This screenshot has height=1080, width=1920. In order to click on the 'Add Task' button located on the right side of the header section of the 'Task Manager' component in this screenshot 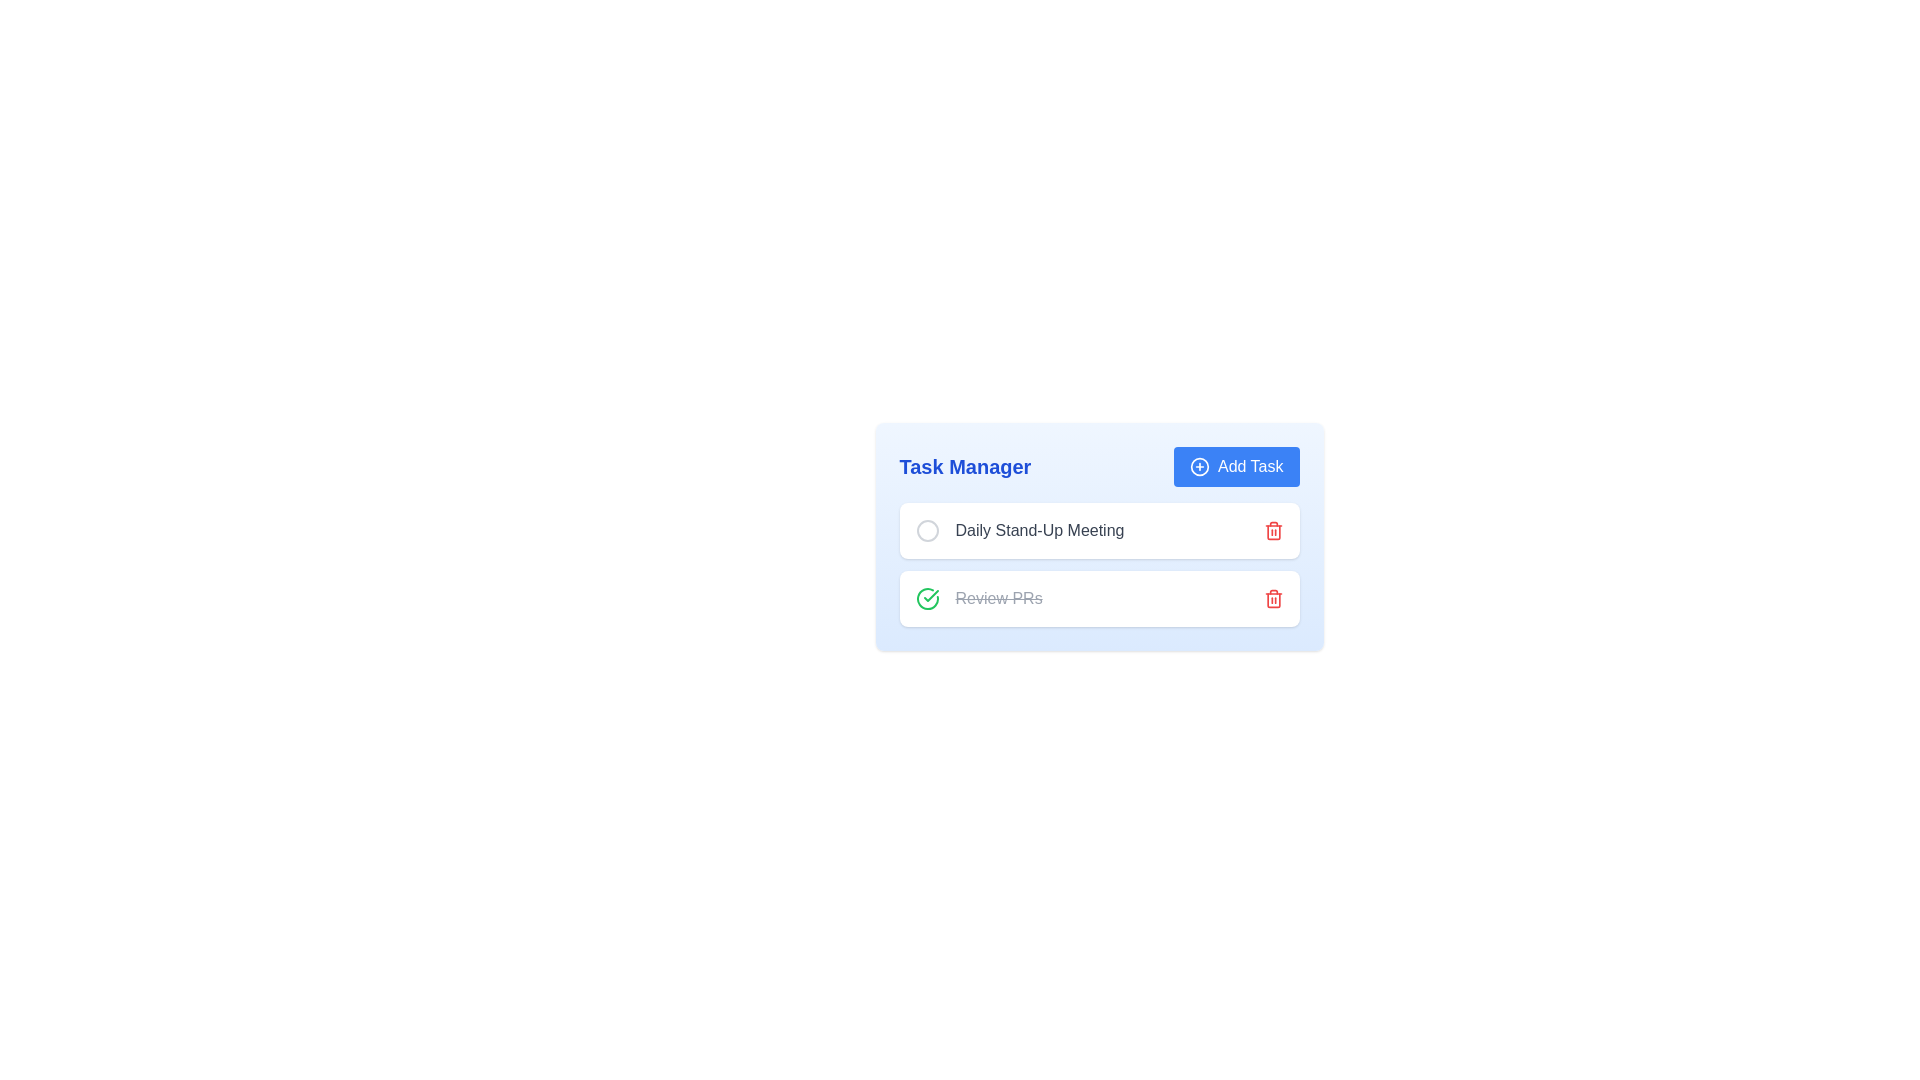, I will do `click(1235, 466)`.